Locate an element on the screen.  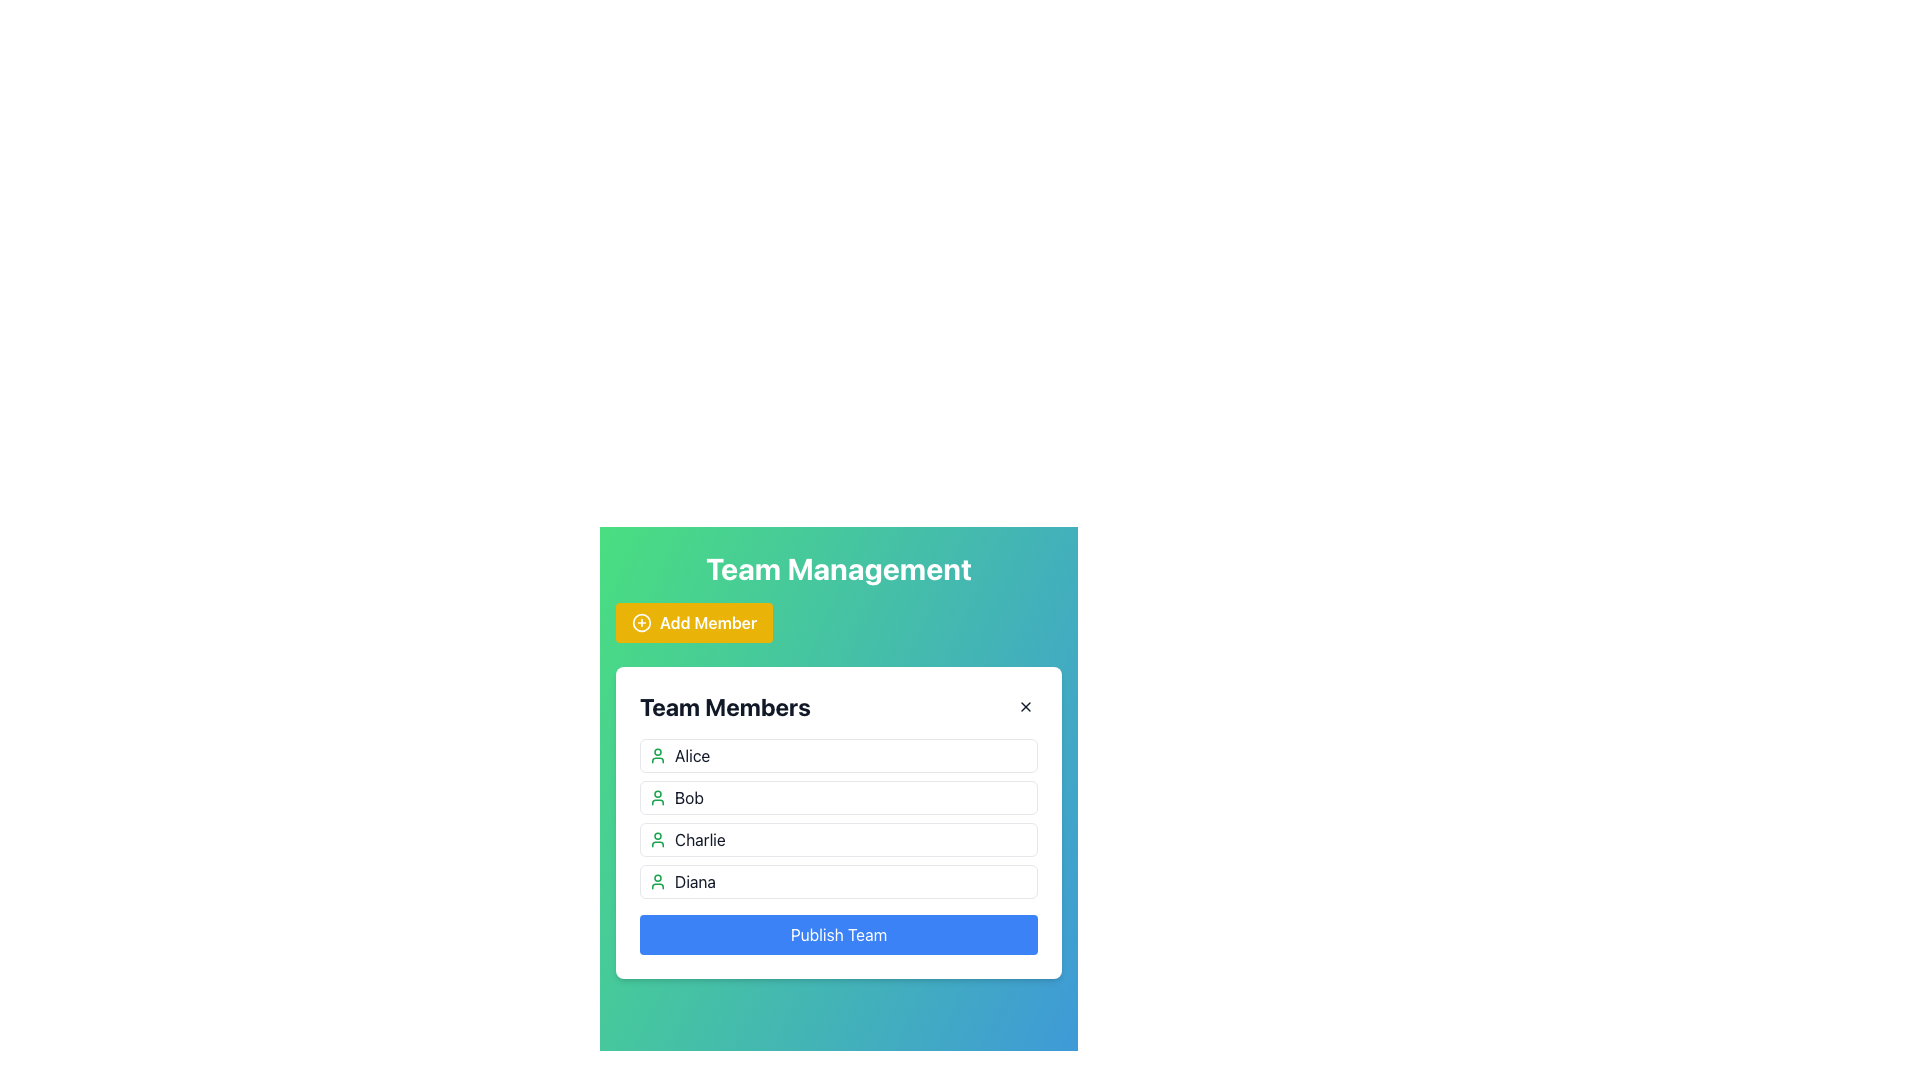
the 'Publish Team' button, which has a blue background and white text is located at coordinates (839, 934).